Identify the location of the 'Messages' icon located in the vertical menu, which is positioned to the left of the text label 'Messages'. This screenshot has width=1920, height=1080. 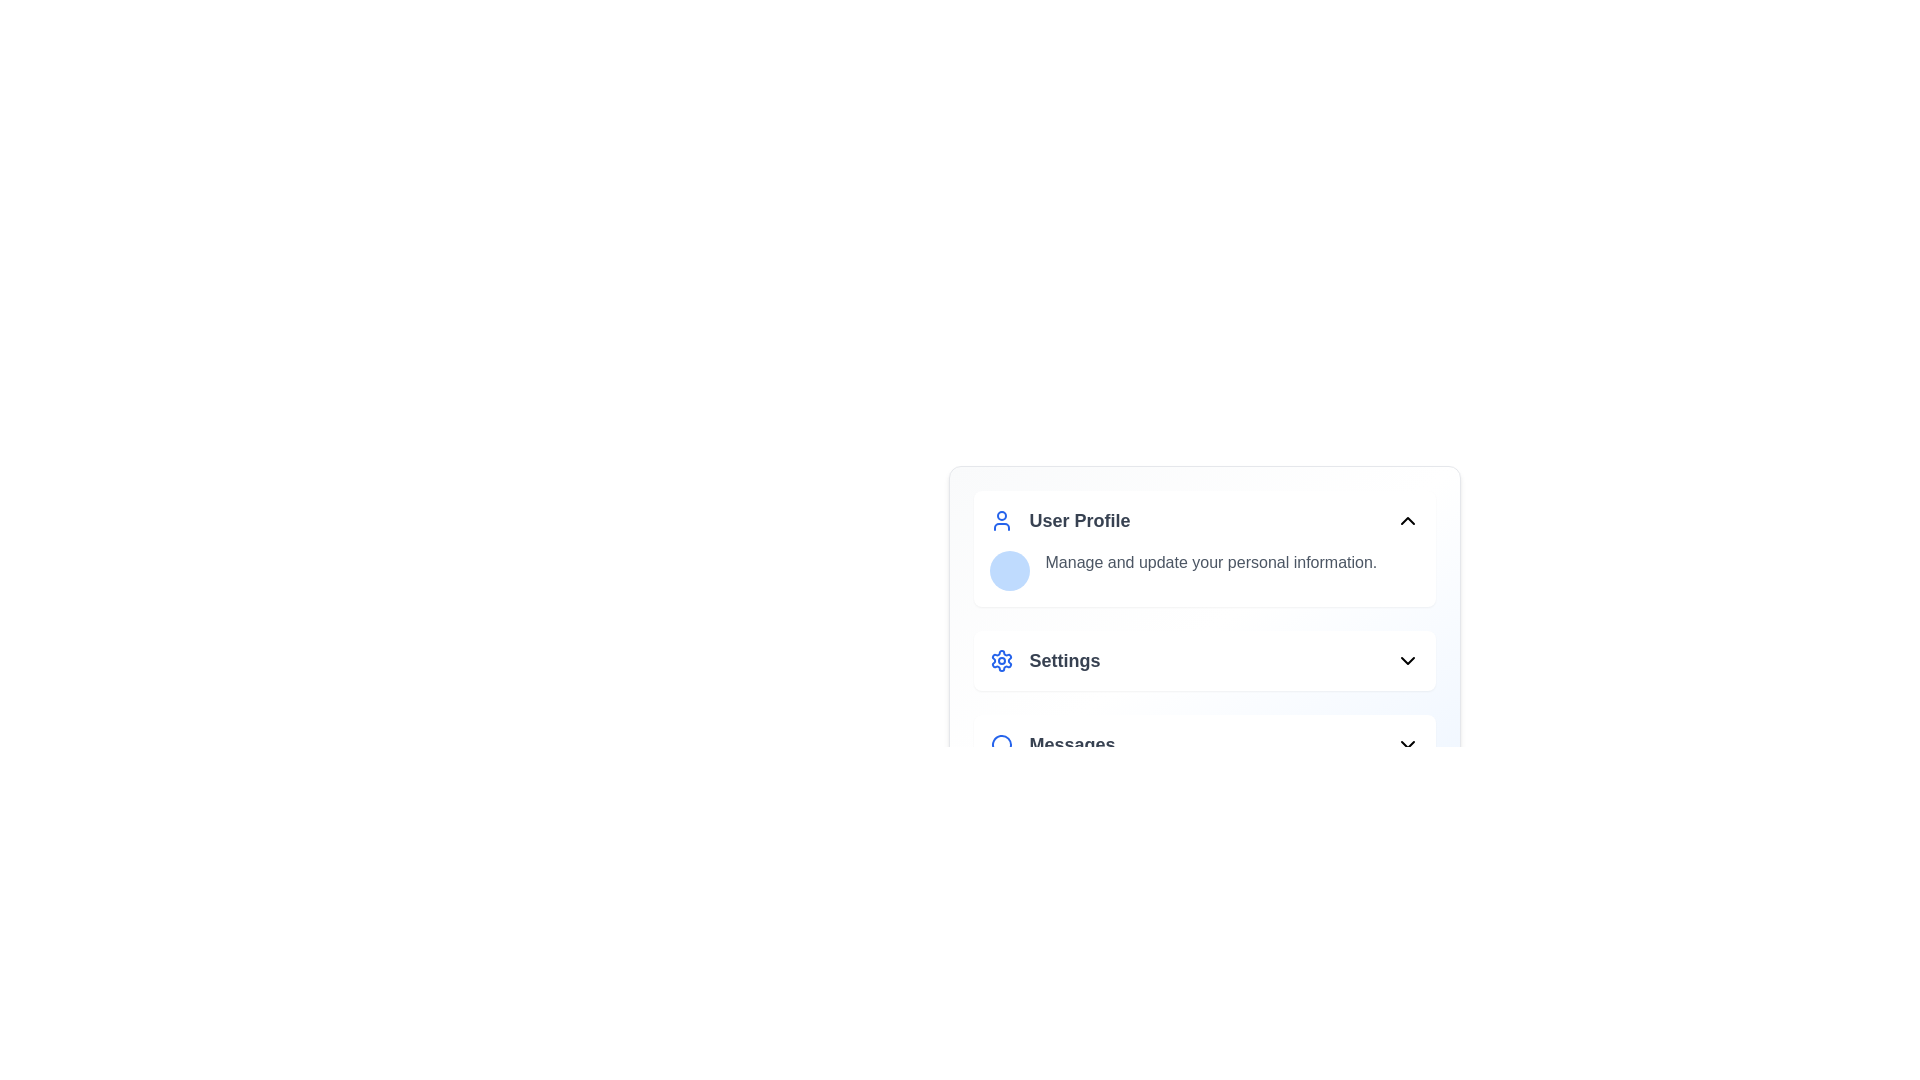
(1001, 745).